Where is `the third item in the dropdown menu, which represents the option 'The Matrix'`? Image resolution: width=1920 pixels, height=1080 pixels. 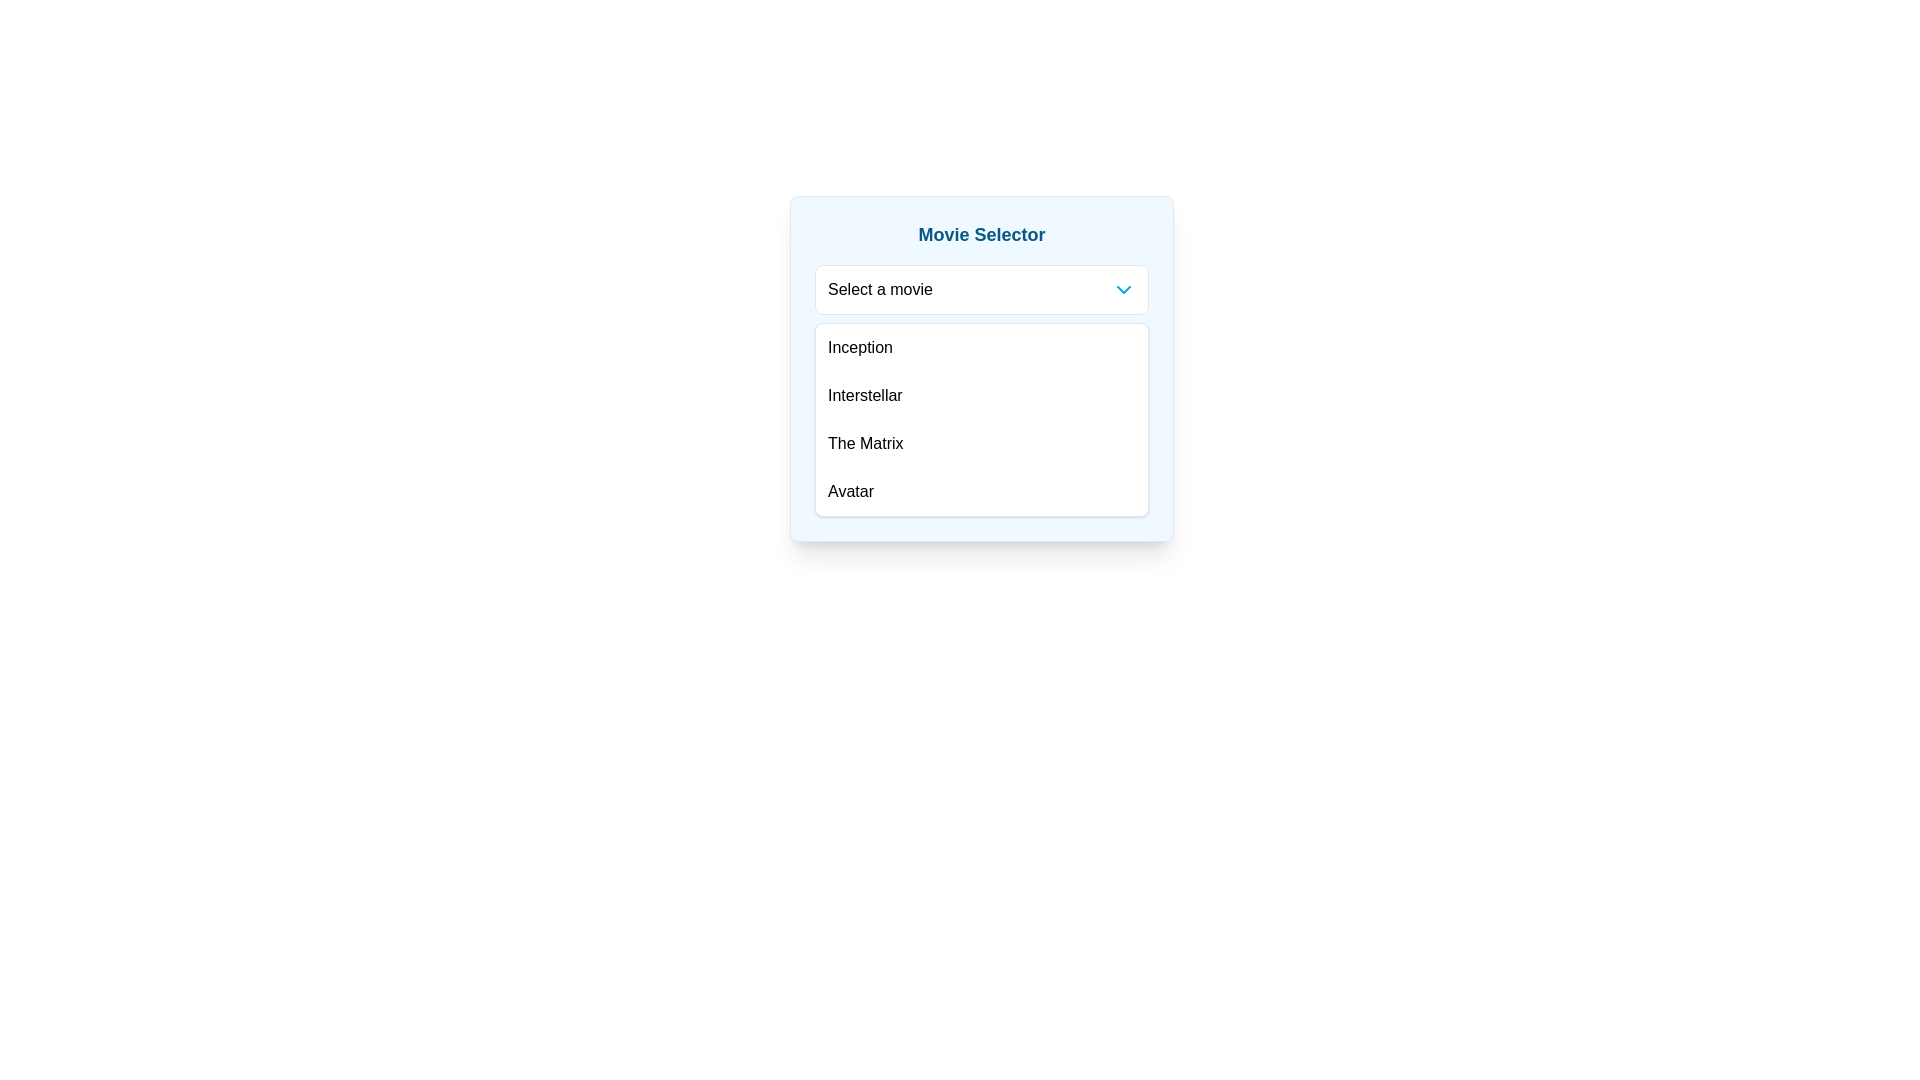 the third item in the dropdown menu, which represents the option 'The Matrix' is located at coordinates (982, 442).